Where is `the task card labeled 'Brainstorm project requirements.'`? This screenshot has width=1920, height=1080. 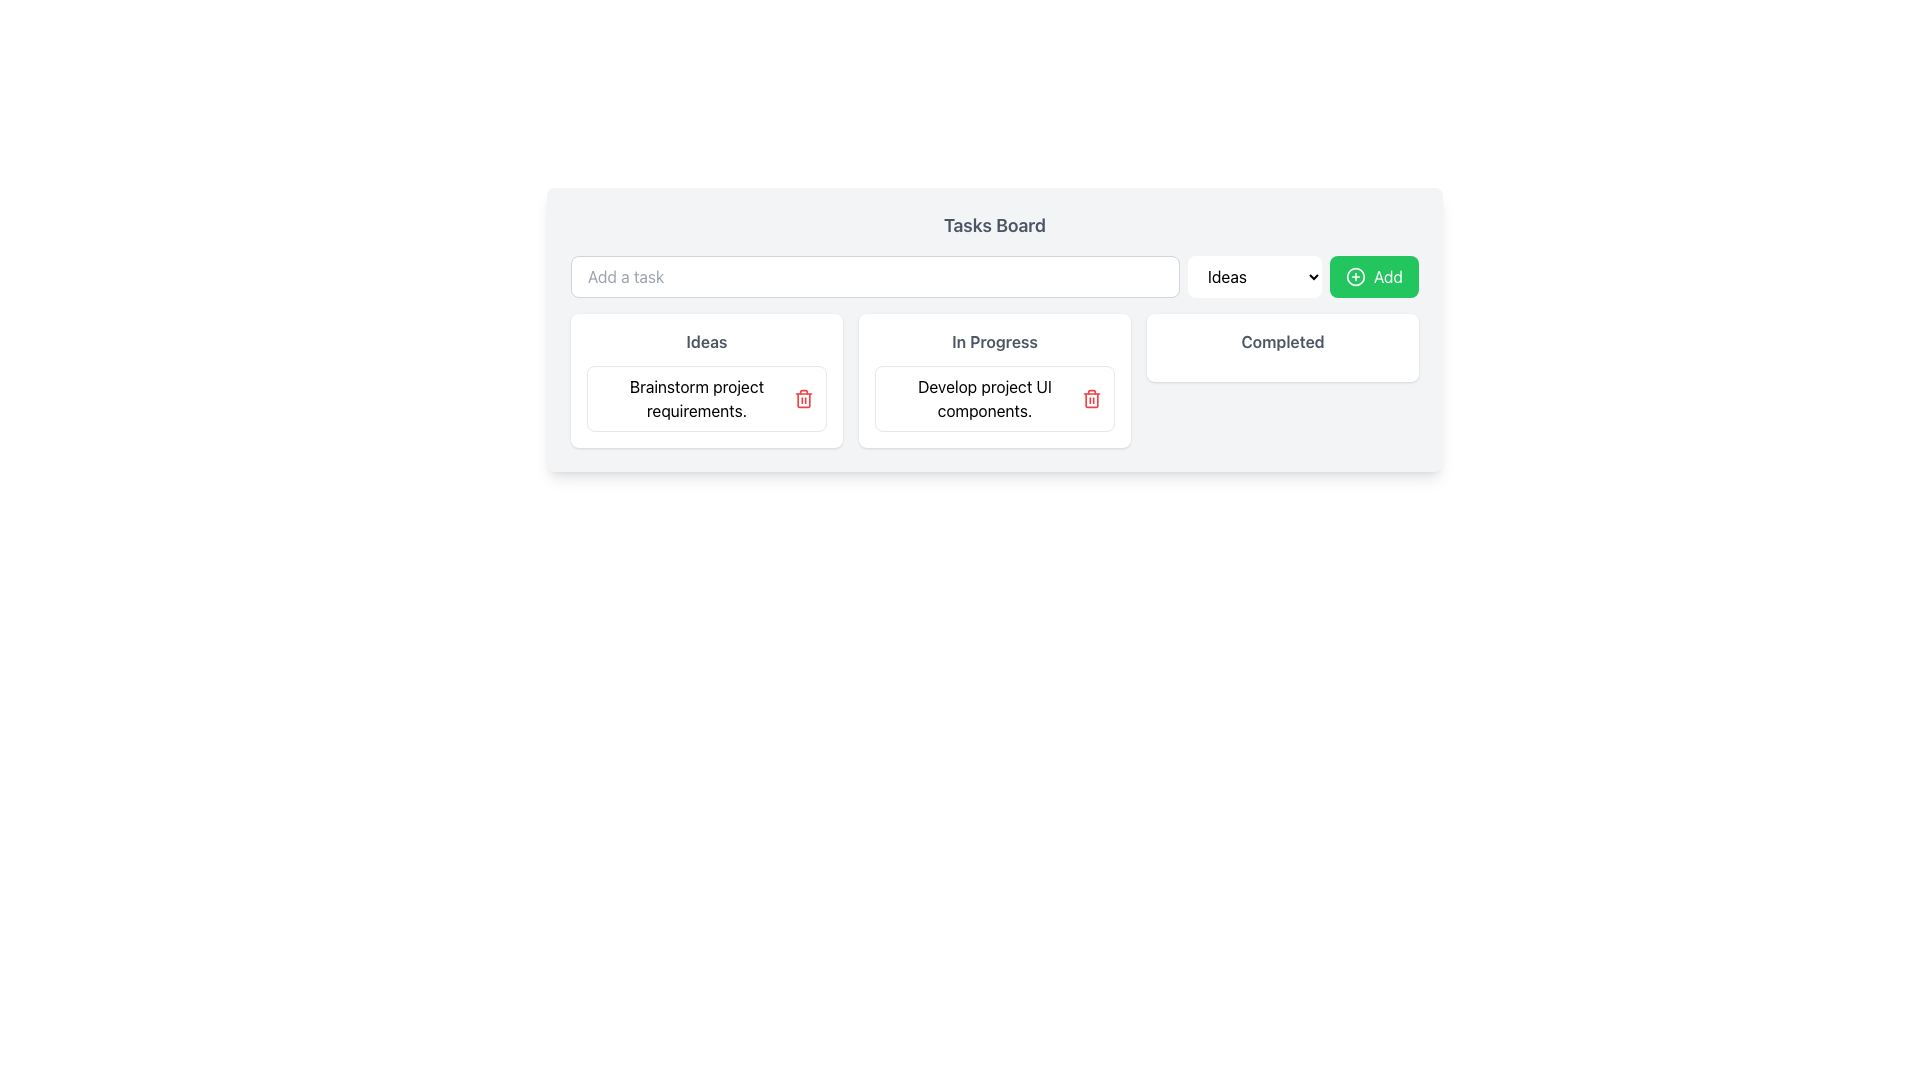
the task card labeled 'Brainstorm project requirements.' is located at coordinates (706, 398).